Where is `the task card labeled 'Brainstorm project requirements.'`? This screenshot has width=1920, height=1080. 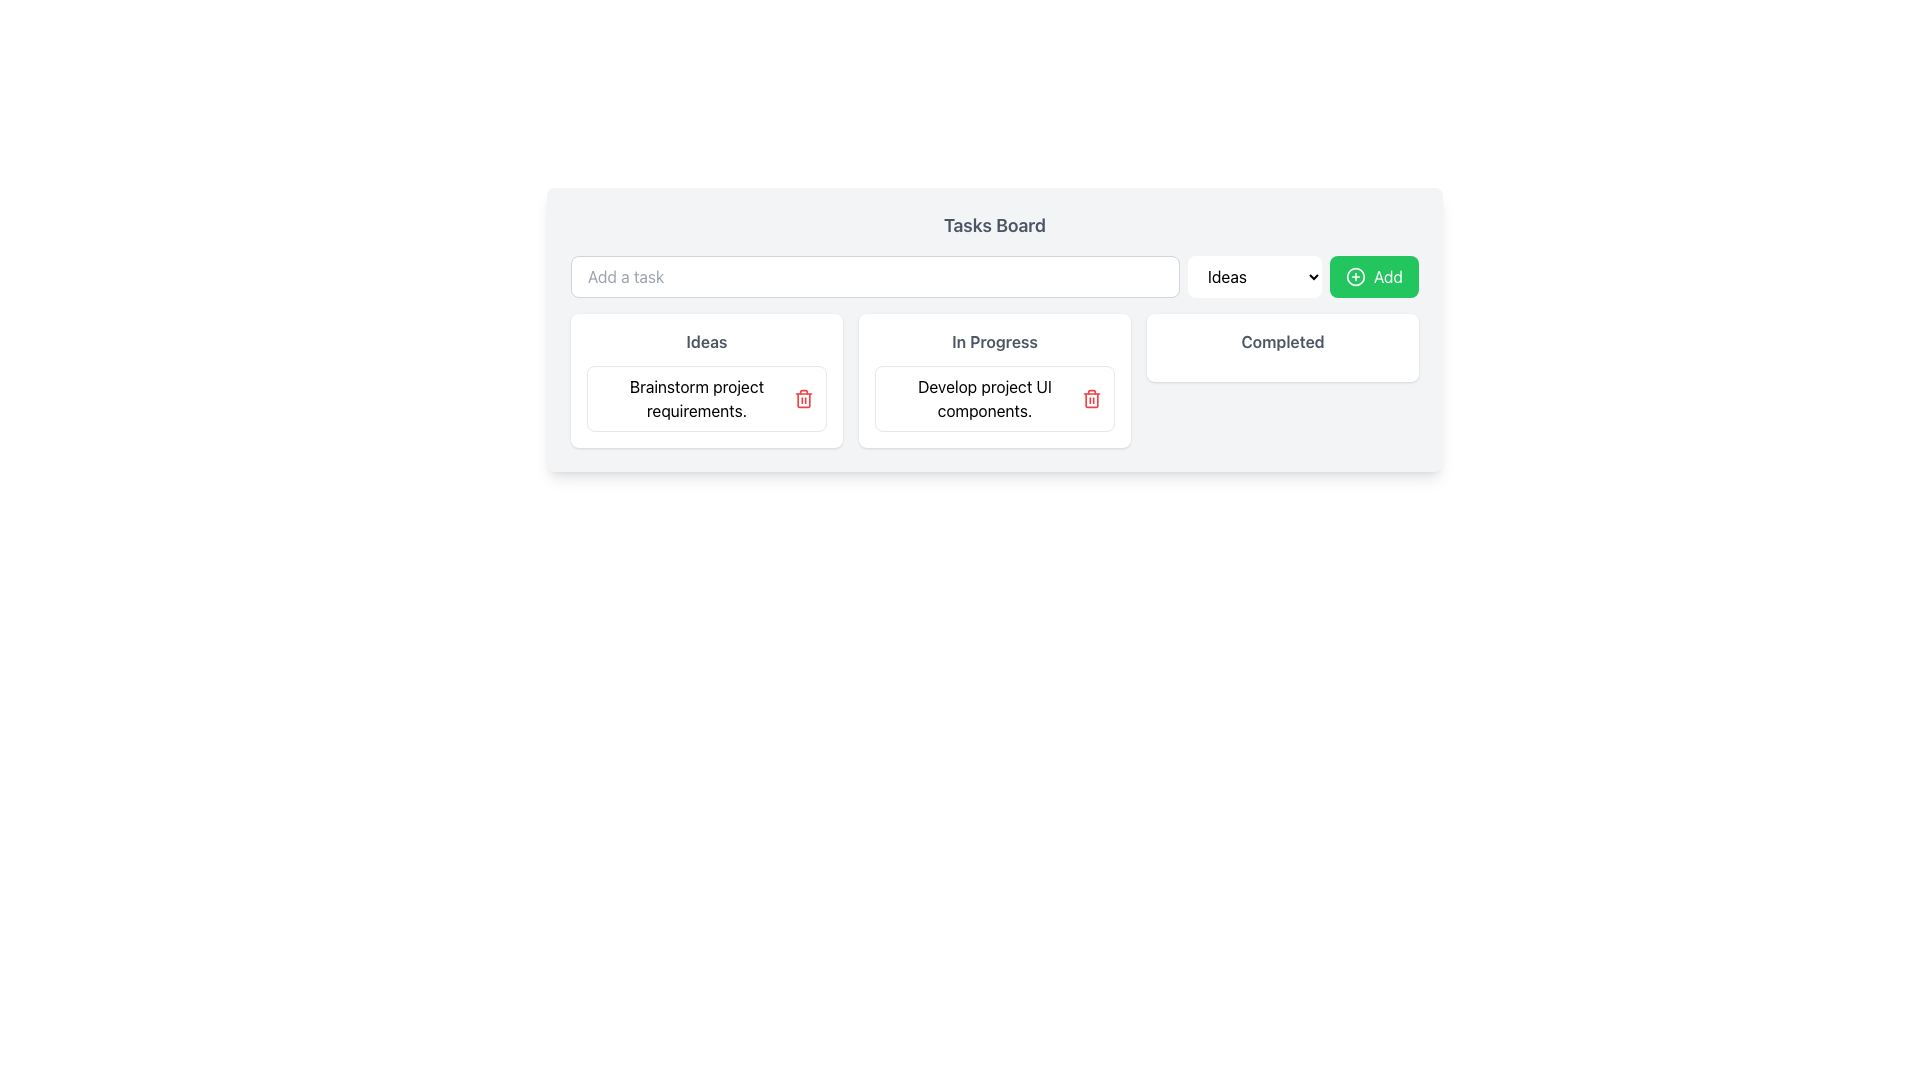
the task card labeled 'Brainstorm project requirements.' is located at coordinates (706, 398).